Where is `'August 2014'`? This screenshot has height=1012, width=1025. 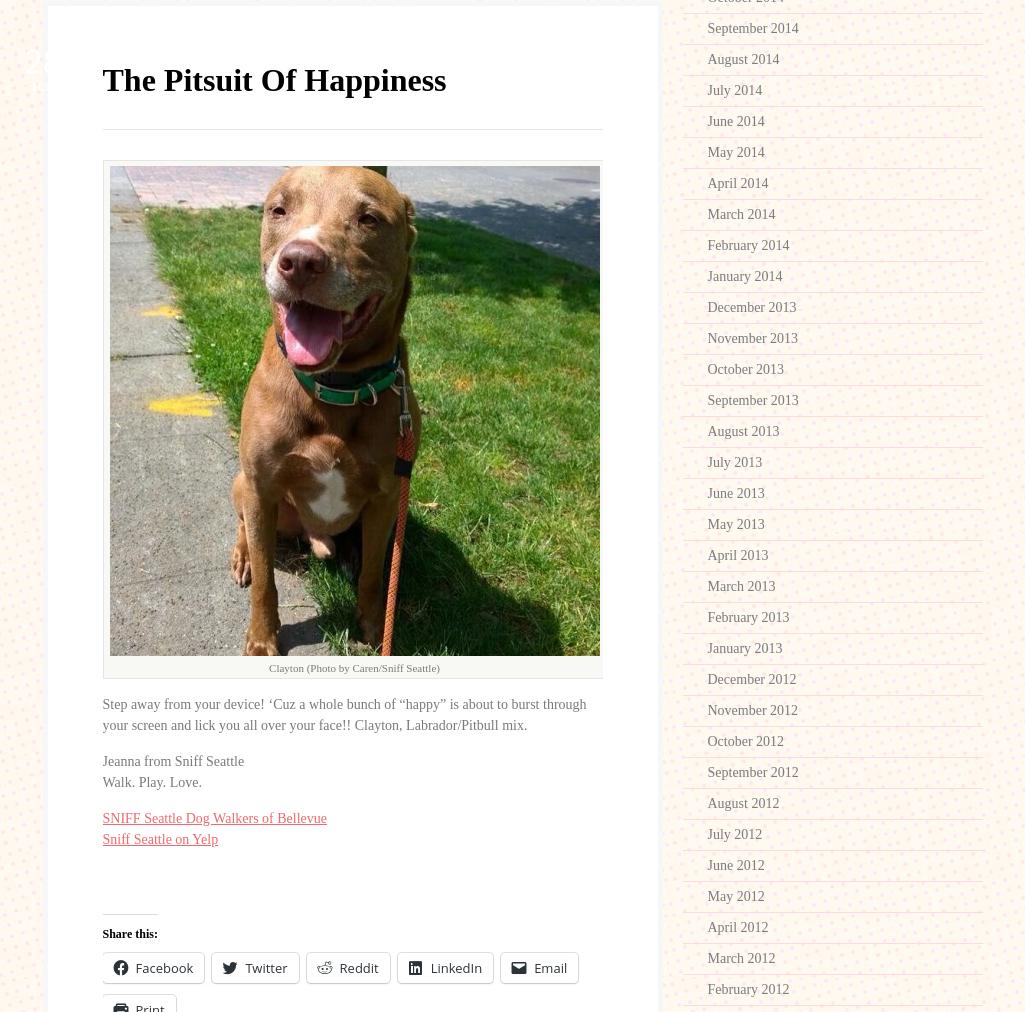
'August 2014' is located at coordinates (706, 58).